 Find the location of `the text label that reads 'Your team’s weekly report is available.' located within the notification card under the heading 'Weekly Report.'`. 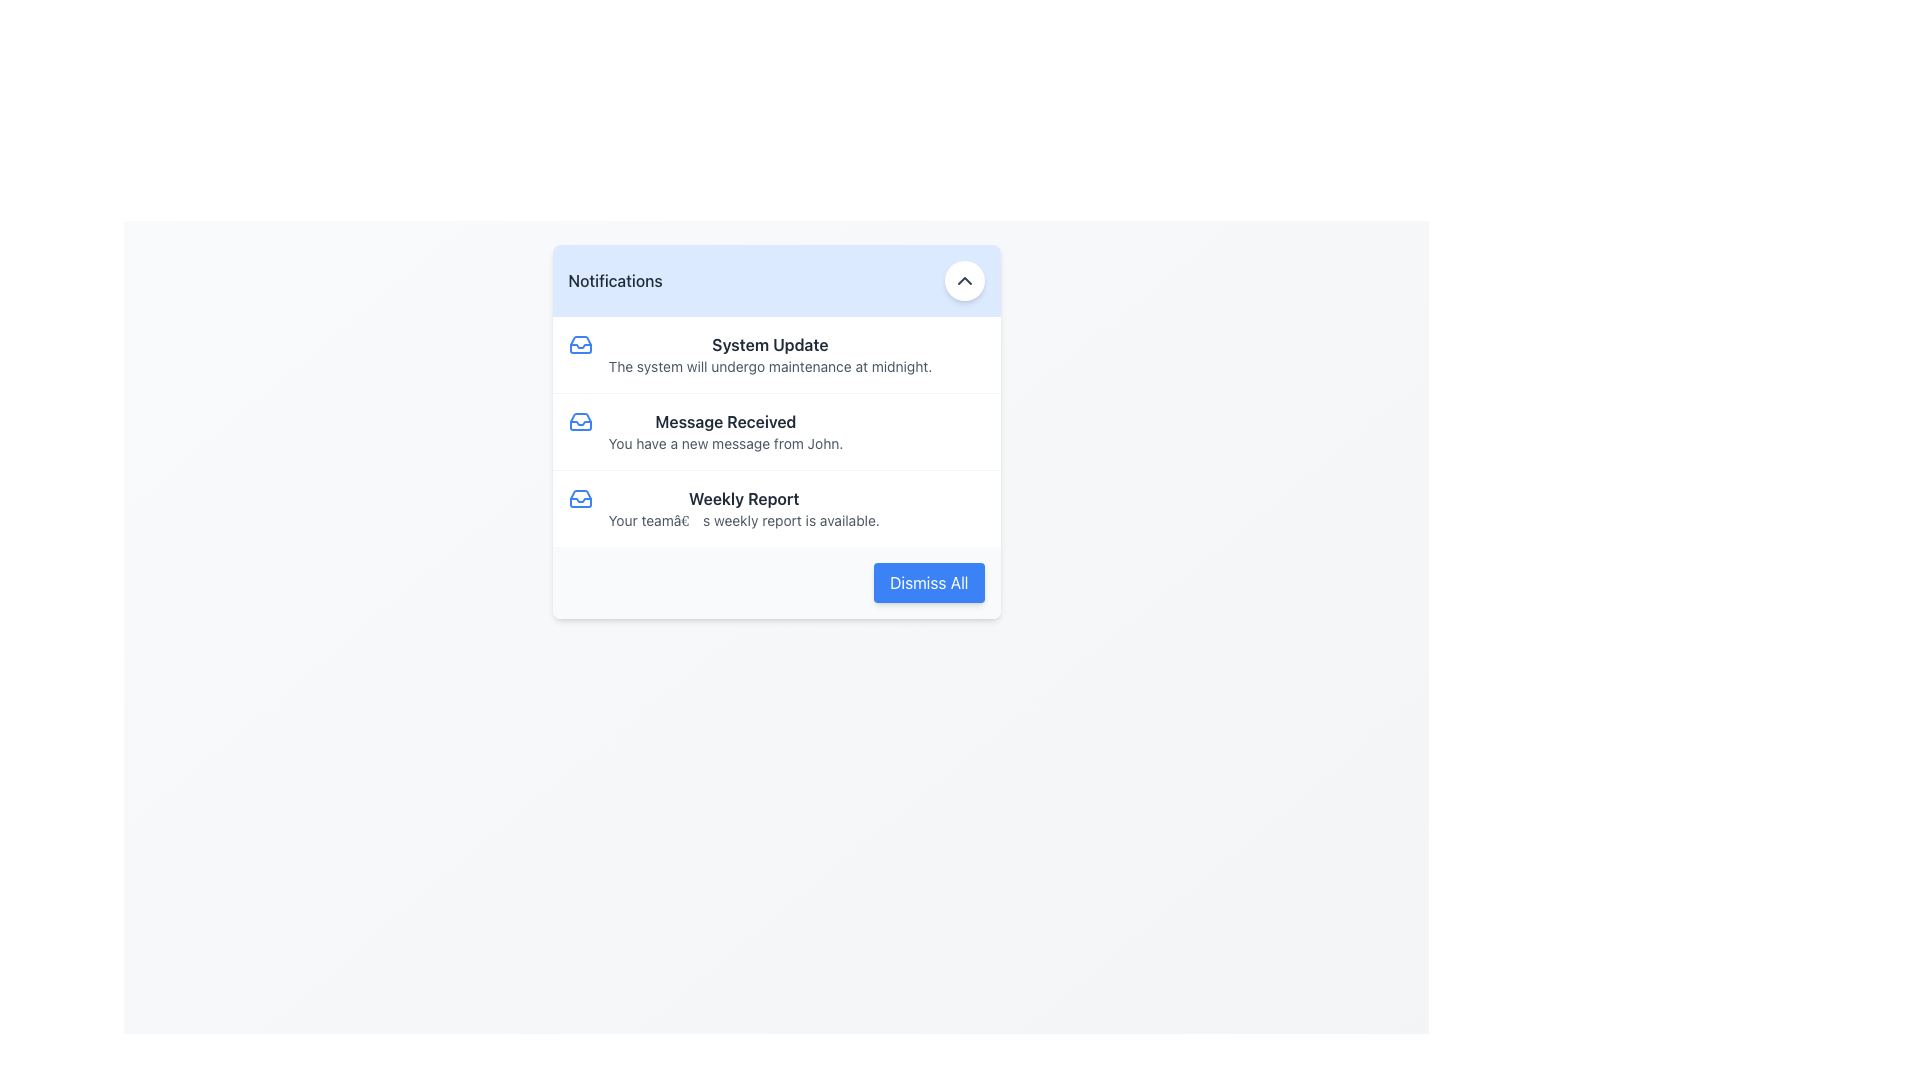

the text label that reads 'Your team’s weekly report is available.' located within the notification card under the heading 'Weekly Report.' is located at coordinates (743, 519).